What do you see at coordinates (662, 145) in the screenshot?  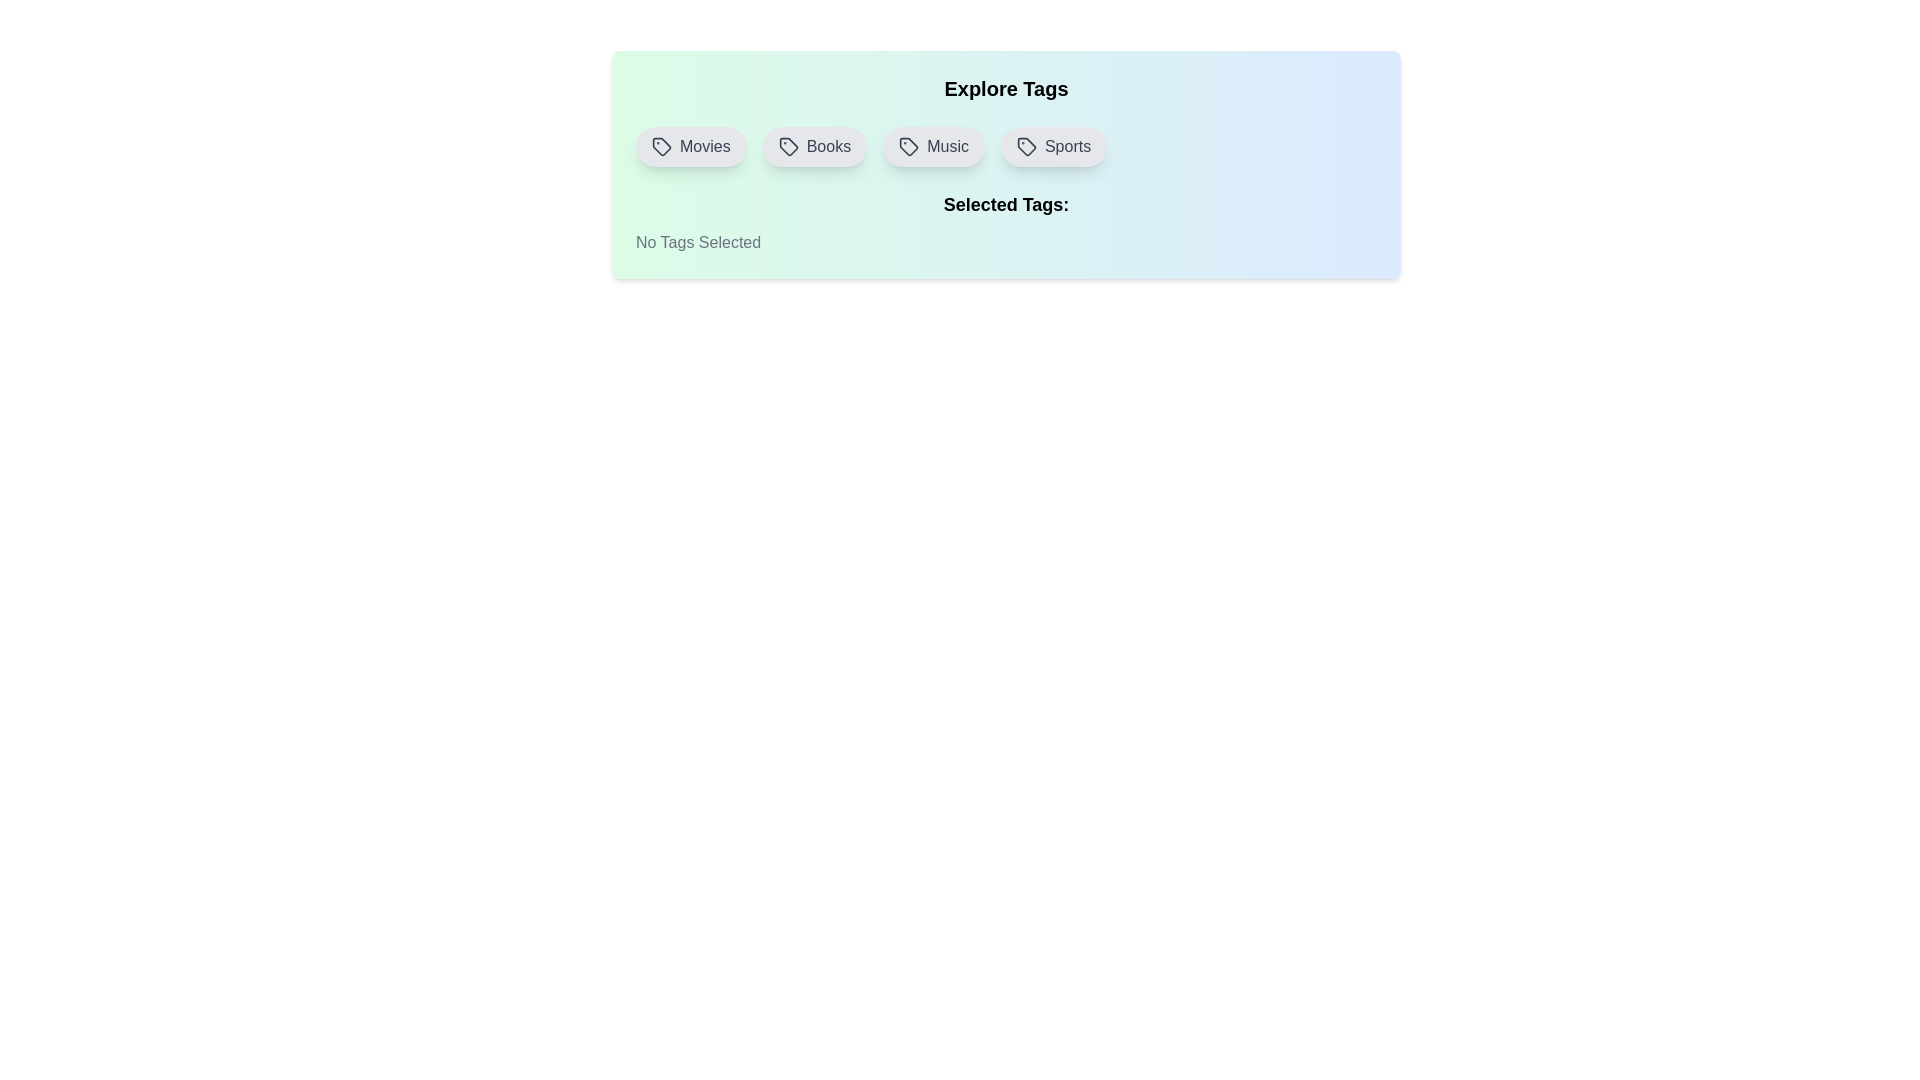 I see `the decorative icon representing the tag motif for the 'Movies' button, located at the top-left corner of the layout` at bounding box center [662, 145].